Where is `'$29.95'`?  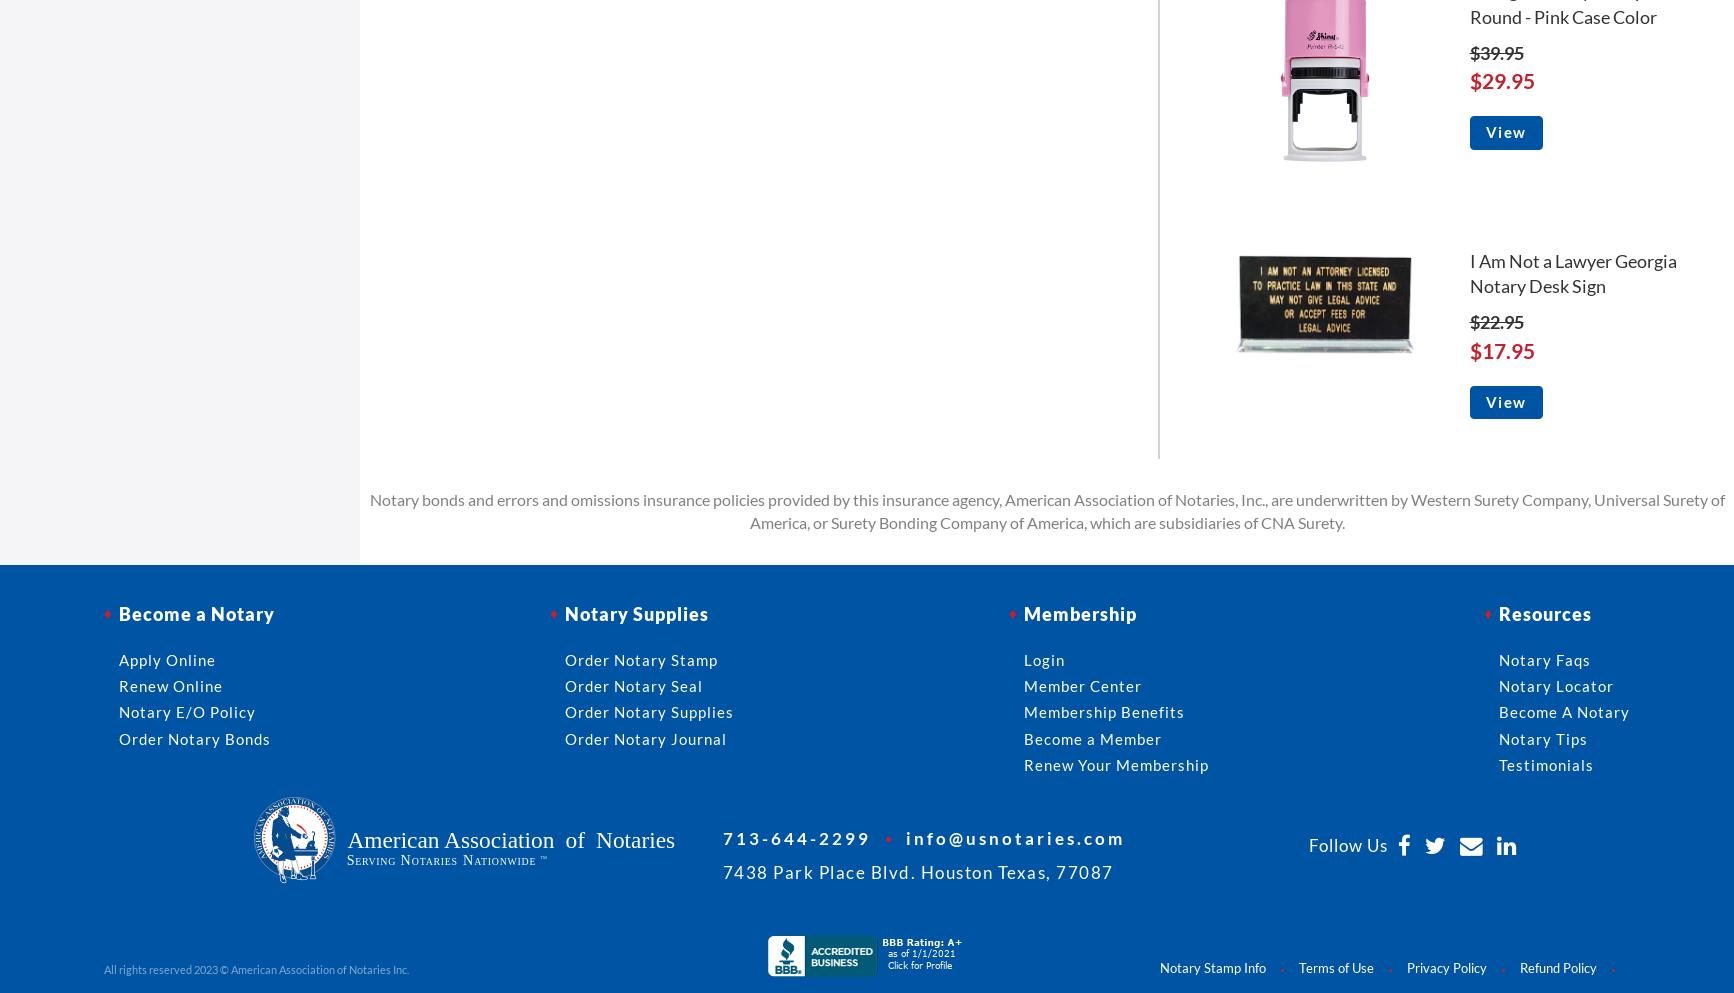
'$29.95' is located at coordinates (1468, 79).